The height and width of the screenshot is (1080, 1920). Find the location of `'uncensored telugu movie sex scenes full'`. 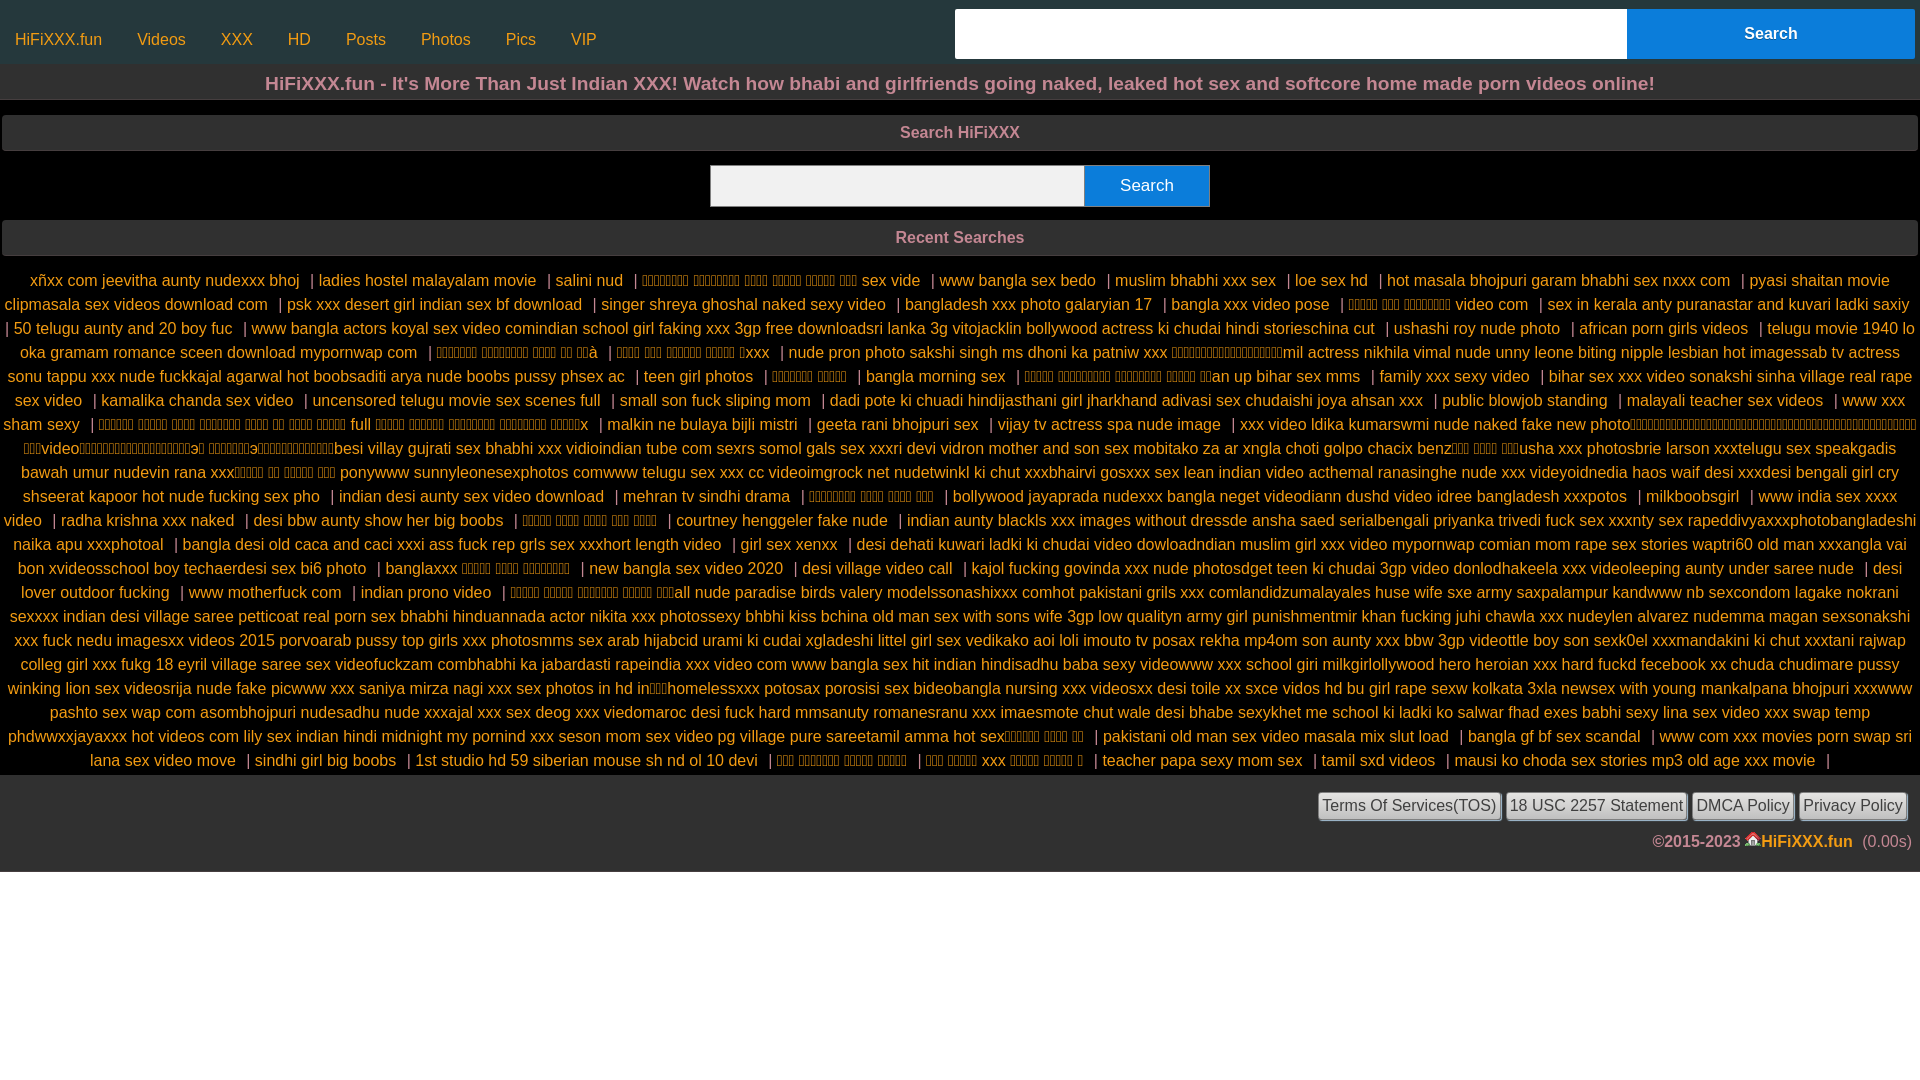

'uncensored telugu movie sex scenes full' is located at coordinates (455, 400).